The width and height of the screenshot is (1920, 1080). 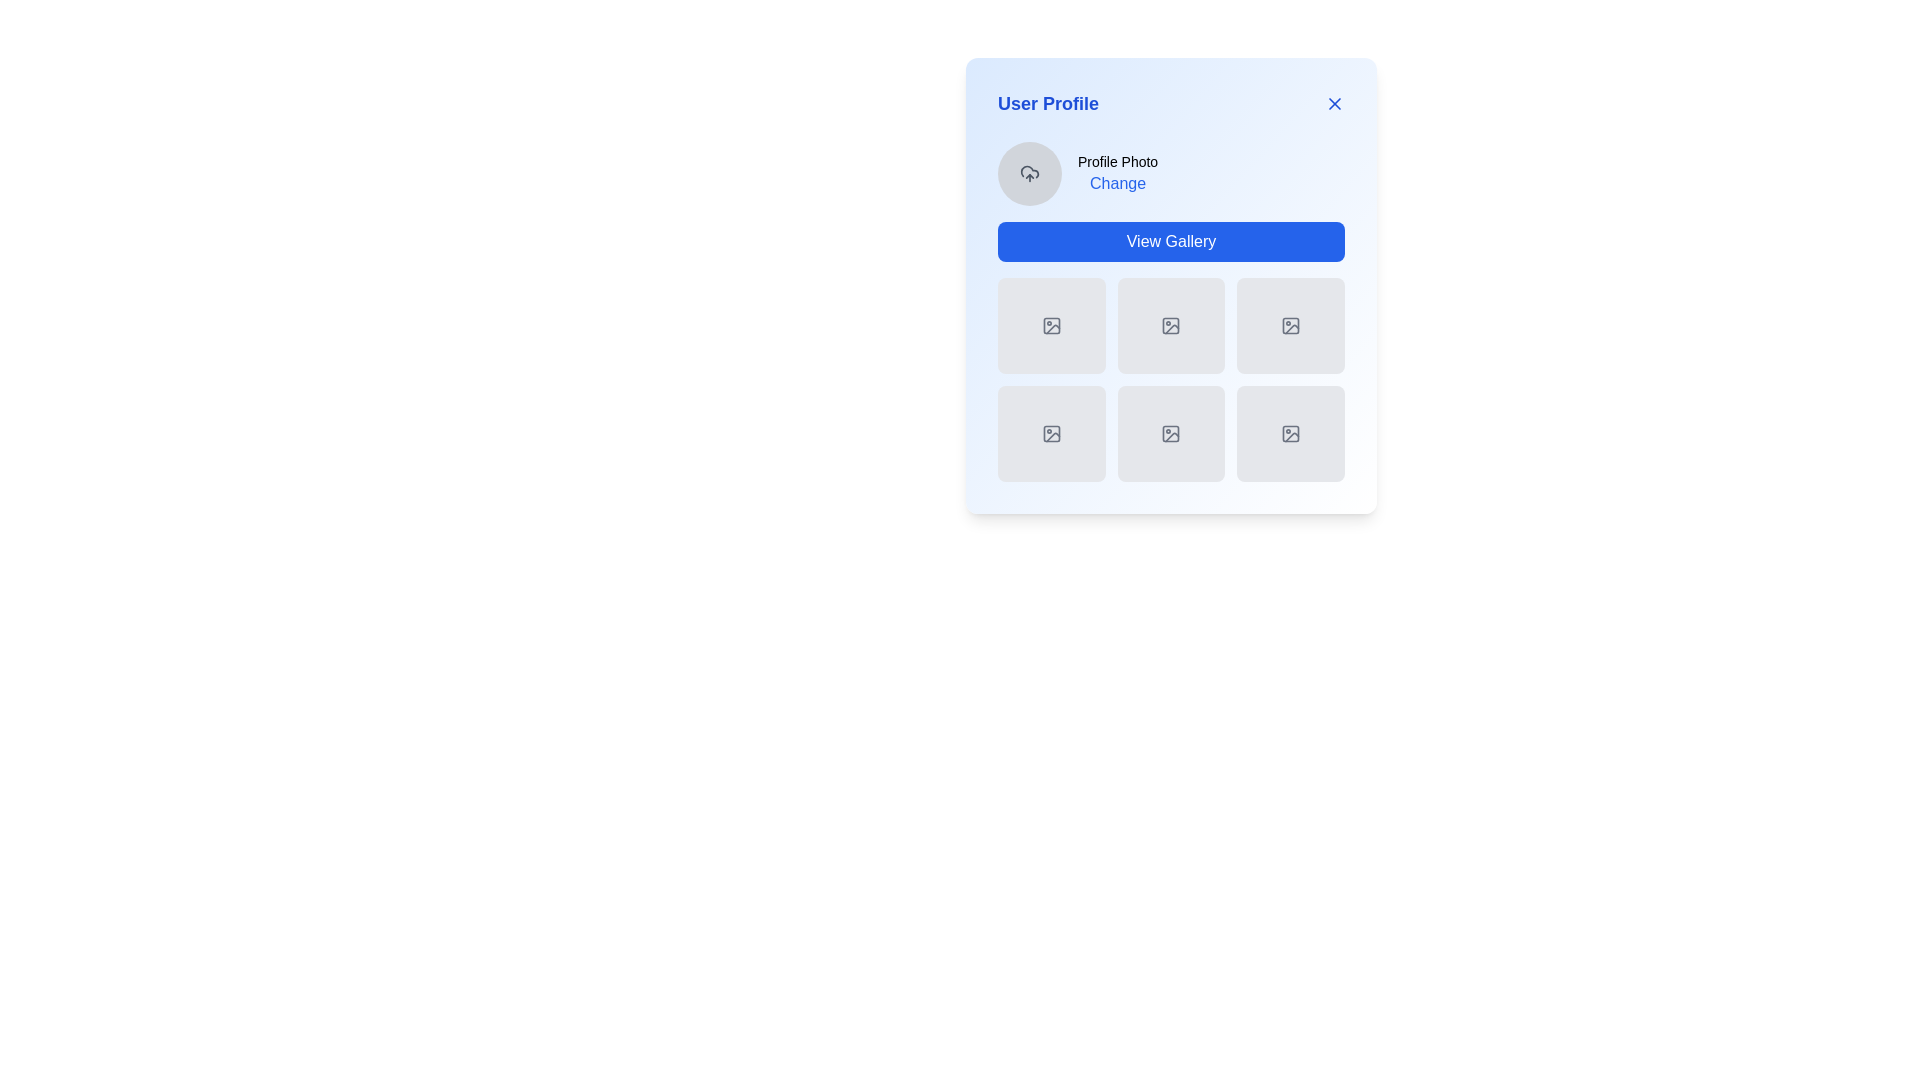 I want to click on the lower-right icon in the 3x2 grid of image placeholders on the blue-tinted user profile card, so click(x=1291, y=433).